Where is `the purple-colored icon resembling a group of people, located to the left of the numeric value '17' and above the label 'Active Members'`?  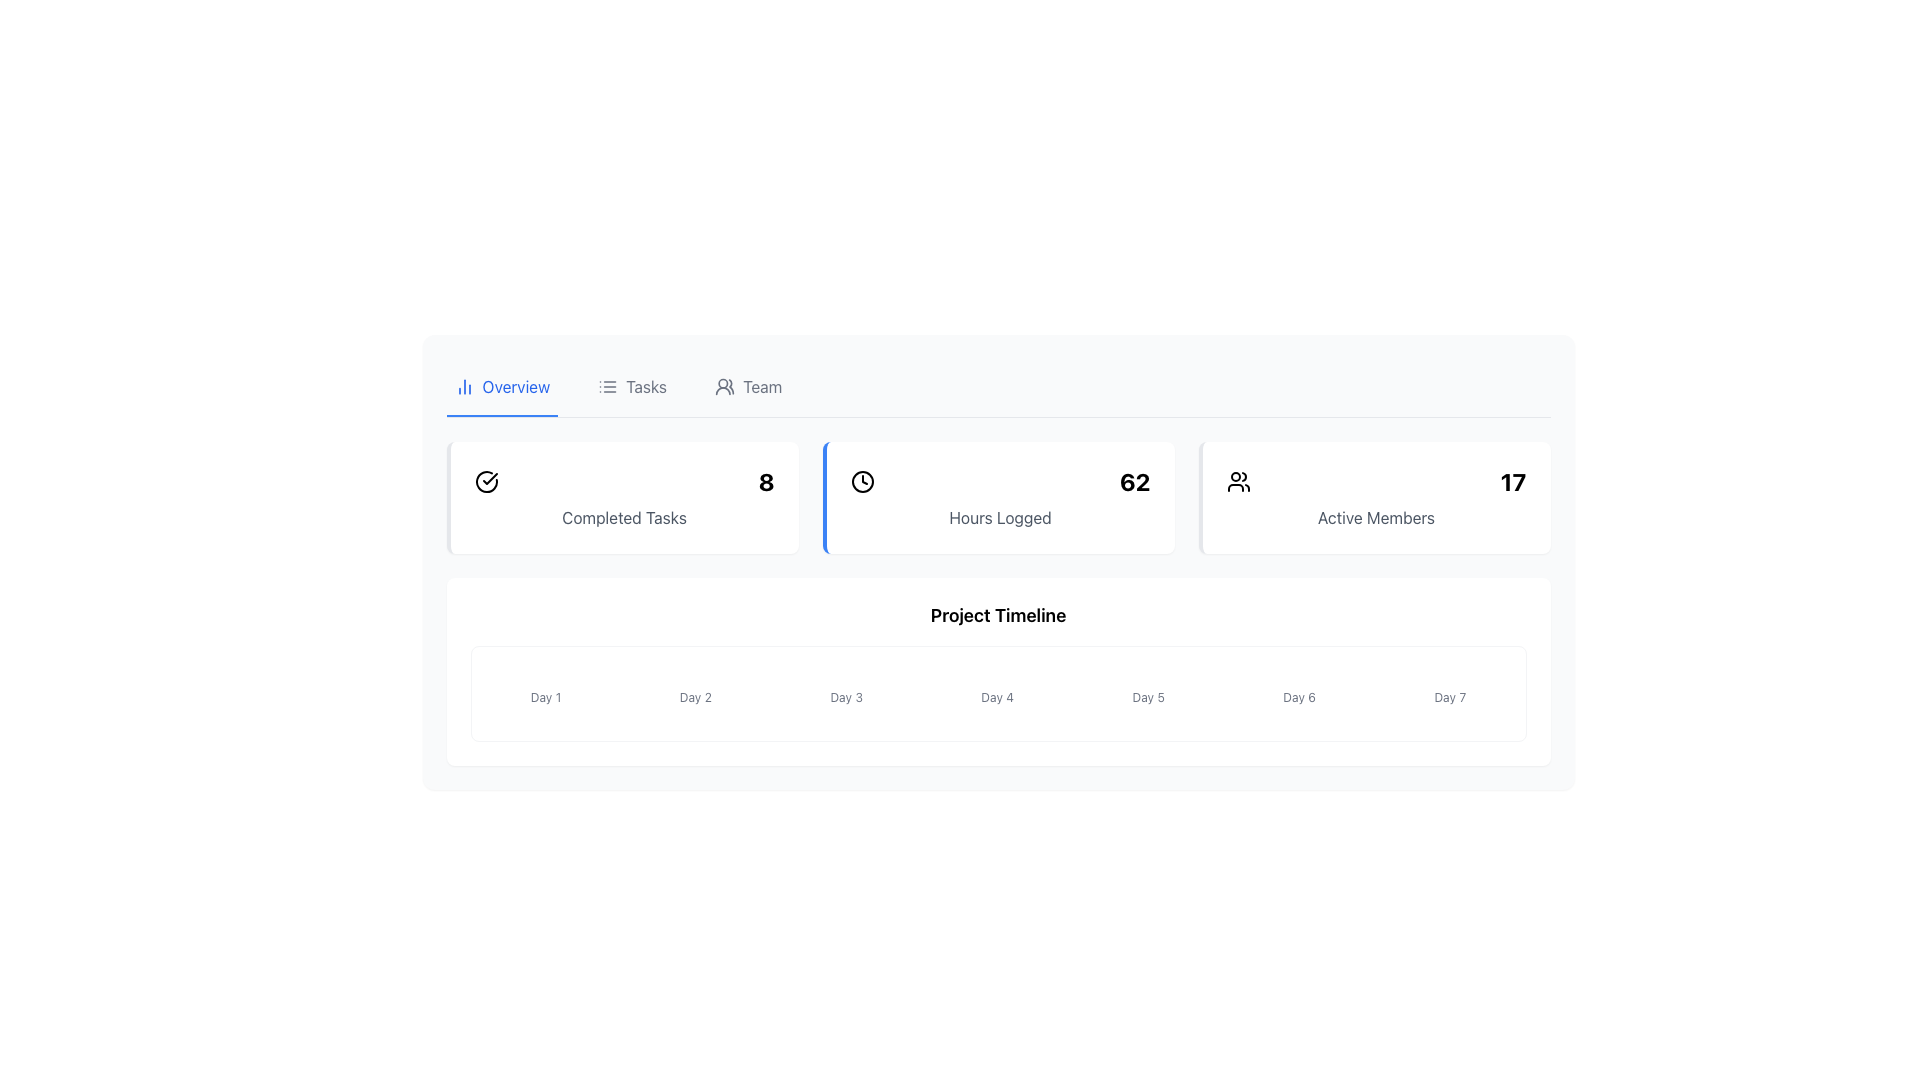 the purple-colored icon resembling a group of people, located to the left of the numeric value '17' and above the label 'Active Members' is located at coordinates (1237, 482).